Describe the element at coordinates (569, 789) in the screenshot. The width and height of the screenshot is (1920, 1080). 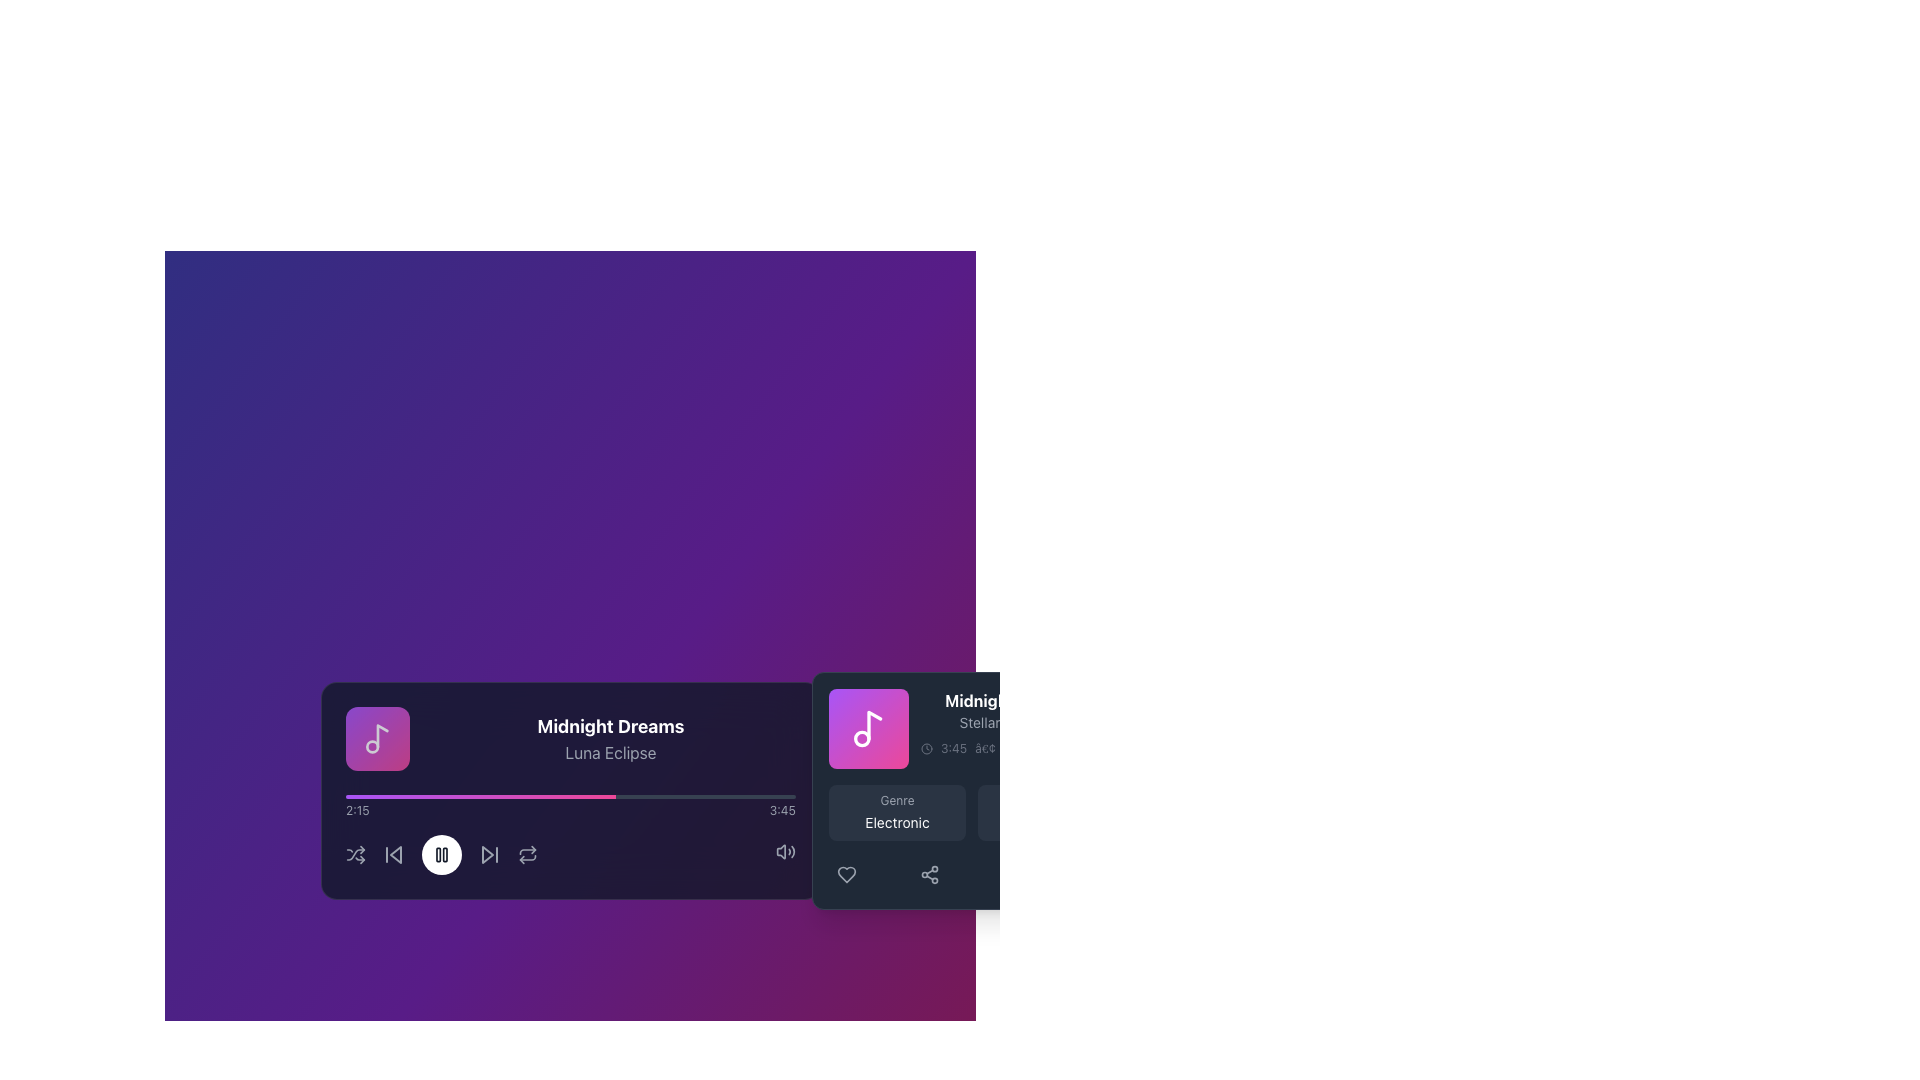
I see `the progress bar located under the album artwork to adjust the playback position of the music track` at that location.